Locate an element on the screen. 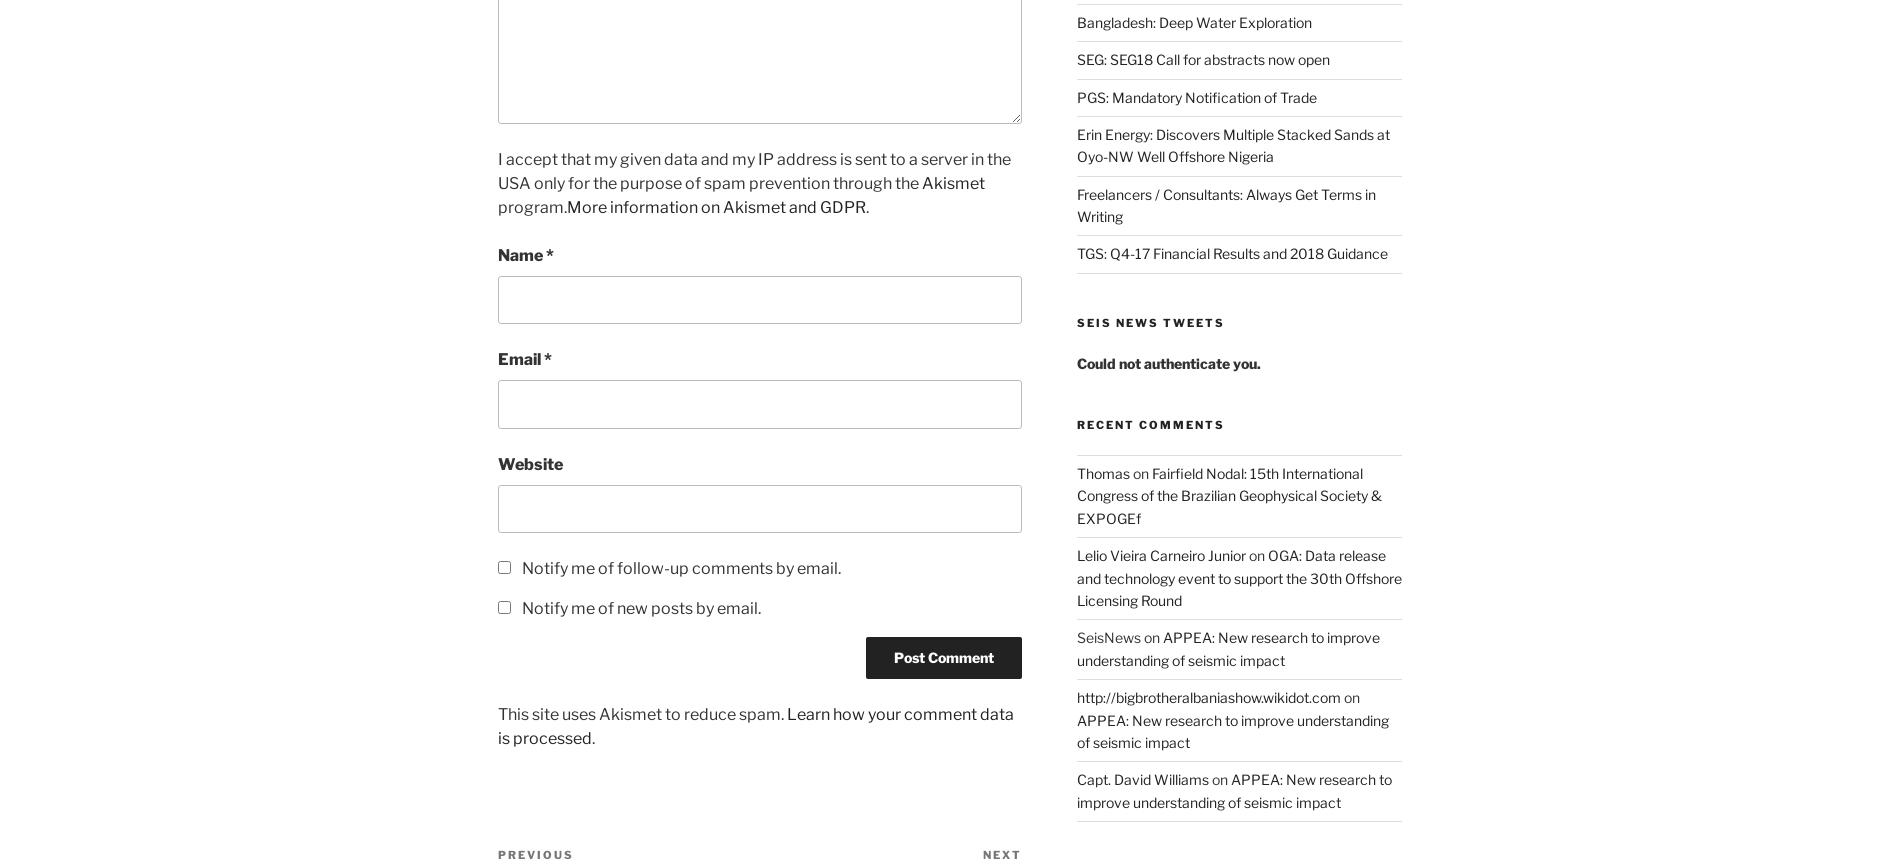 This screenshot has height=865, width=1900. 'Thomas' is located at coordinates (1102, 472).